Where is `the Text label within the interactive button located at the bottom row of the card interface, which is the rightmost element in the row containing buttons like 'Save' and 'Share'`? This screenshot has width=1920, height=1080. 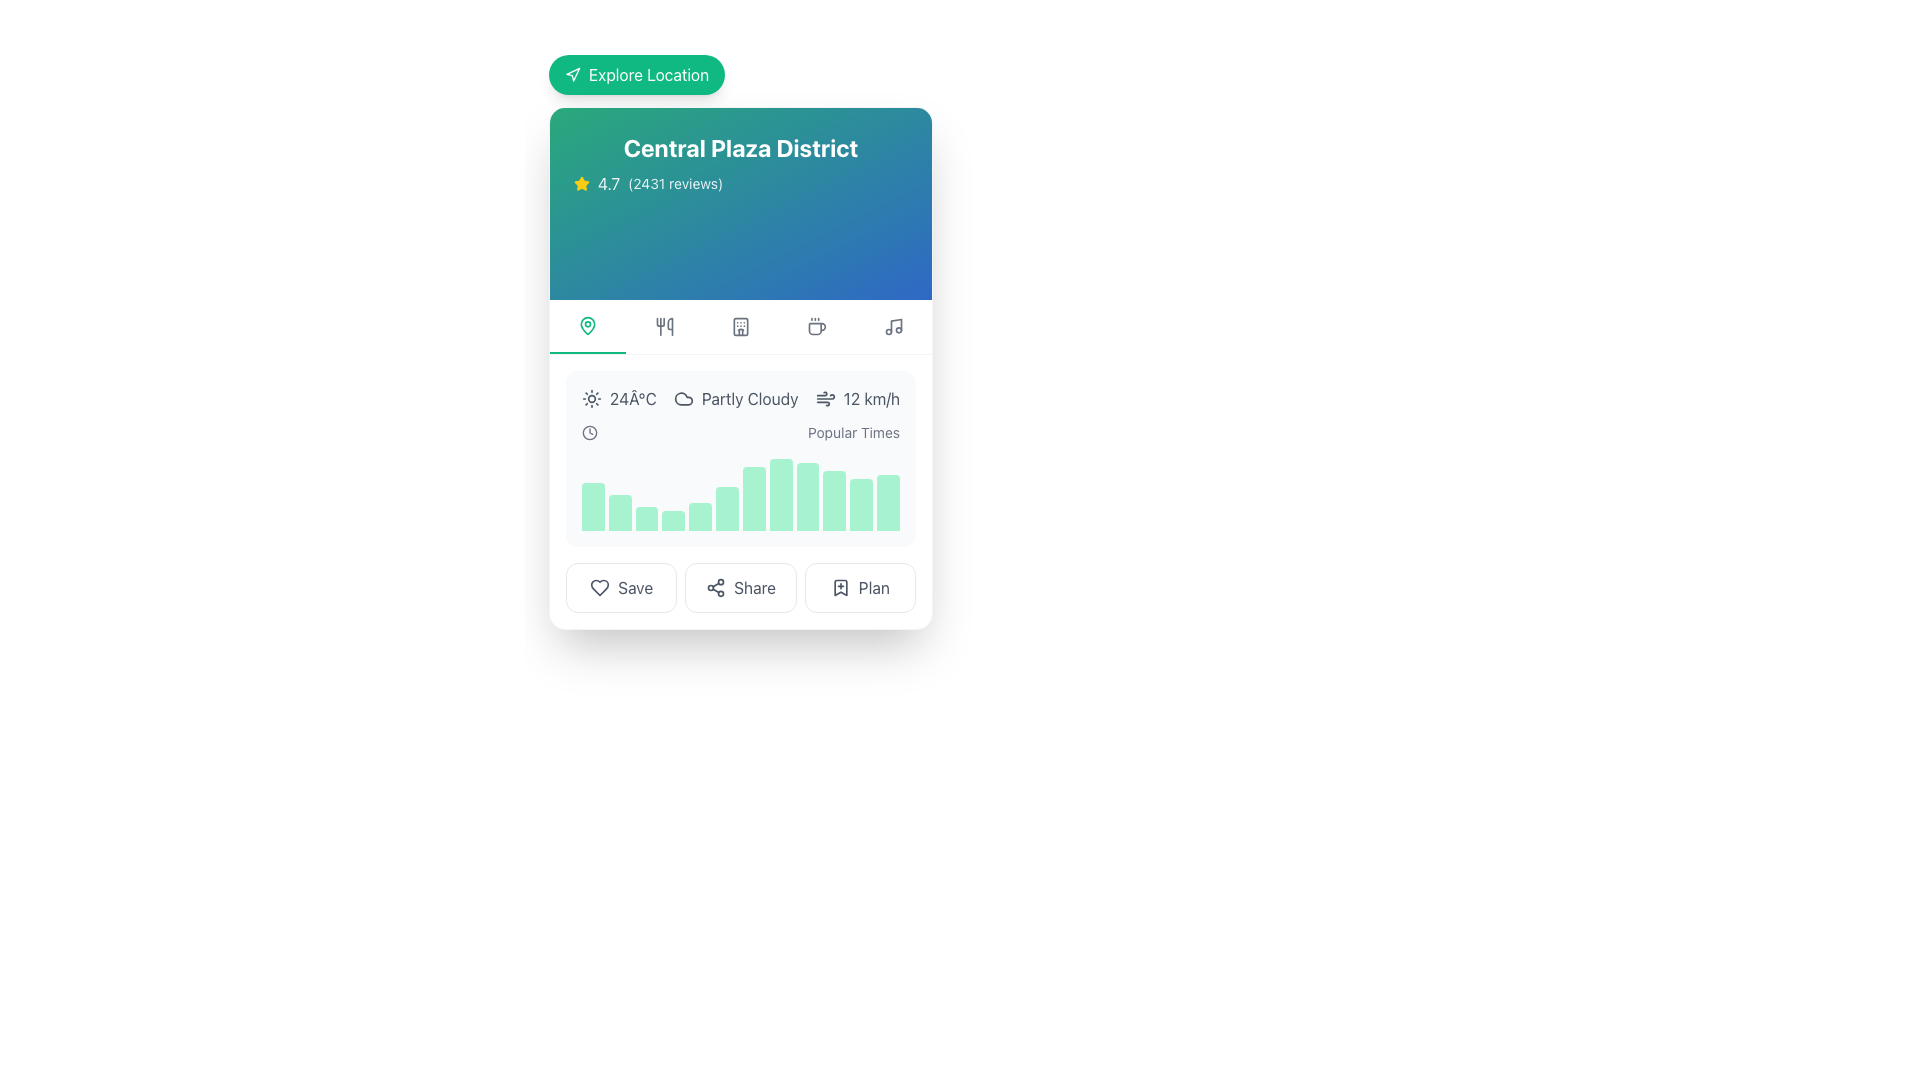
the Text label within the interactive button located at the bottom row of the card interface, which is the rightmost element in the row containing buttons like 'Save' and 'Share' is located at coordinates (874, 586).